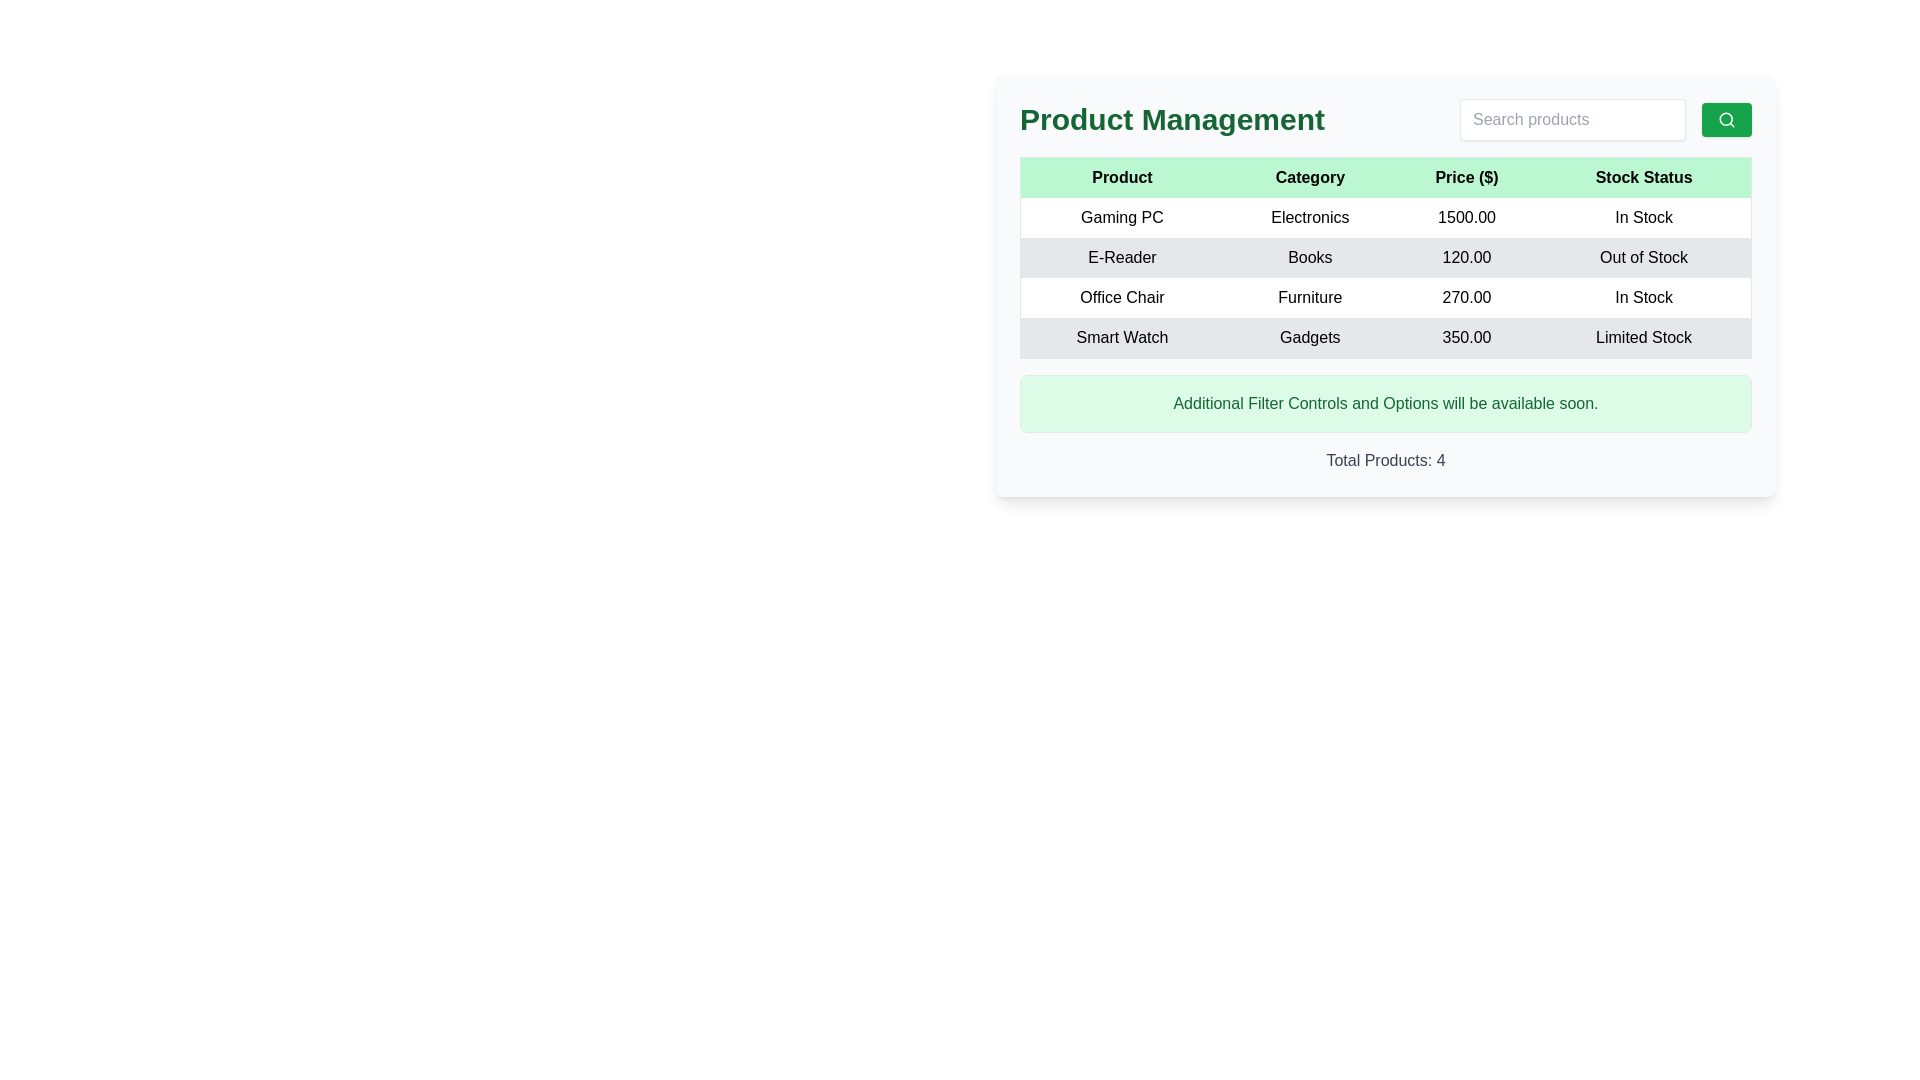 The height and width of the screenshot is (1080, 1920). What do you see at coordinates (1122, 176) in the screenshot?
I see `the text label that displays 'Product', which is the leftmost header in the tabular layout under 'Product Management'` at bounding box center [1122, 176].